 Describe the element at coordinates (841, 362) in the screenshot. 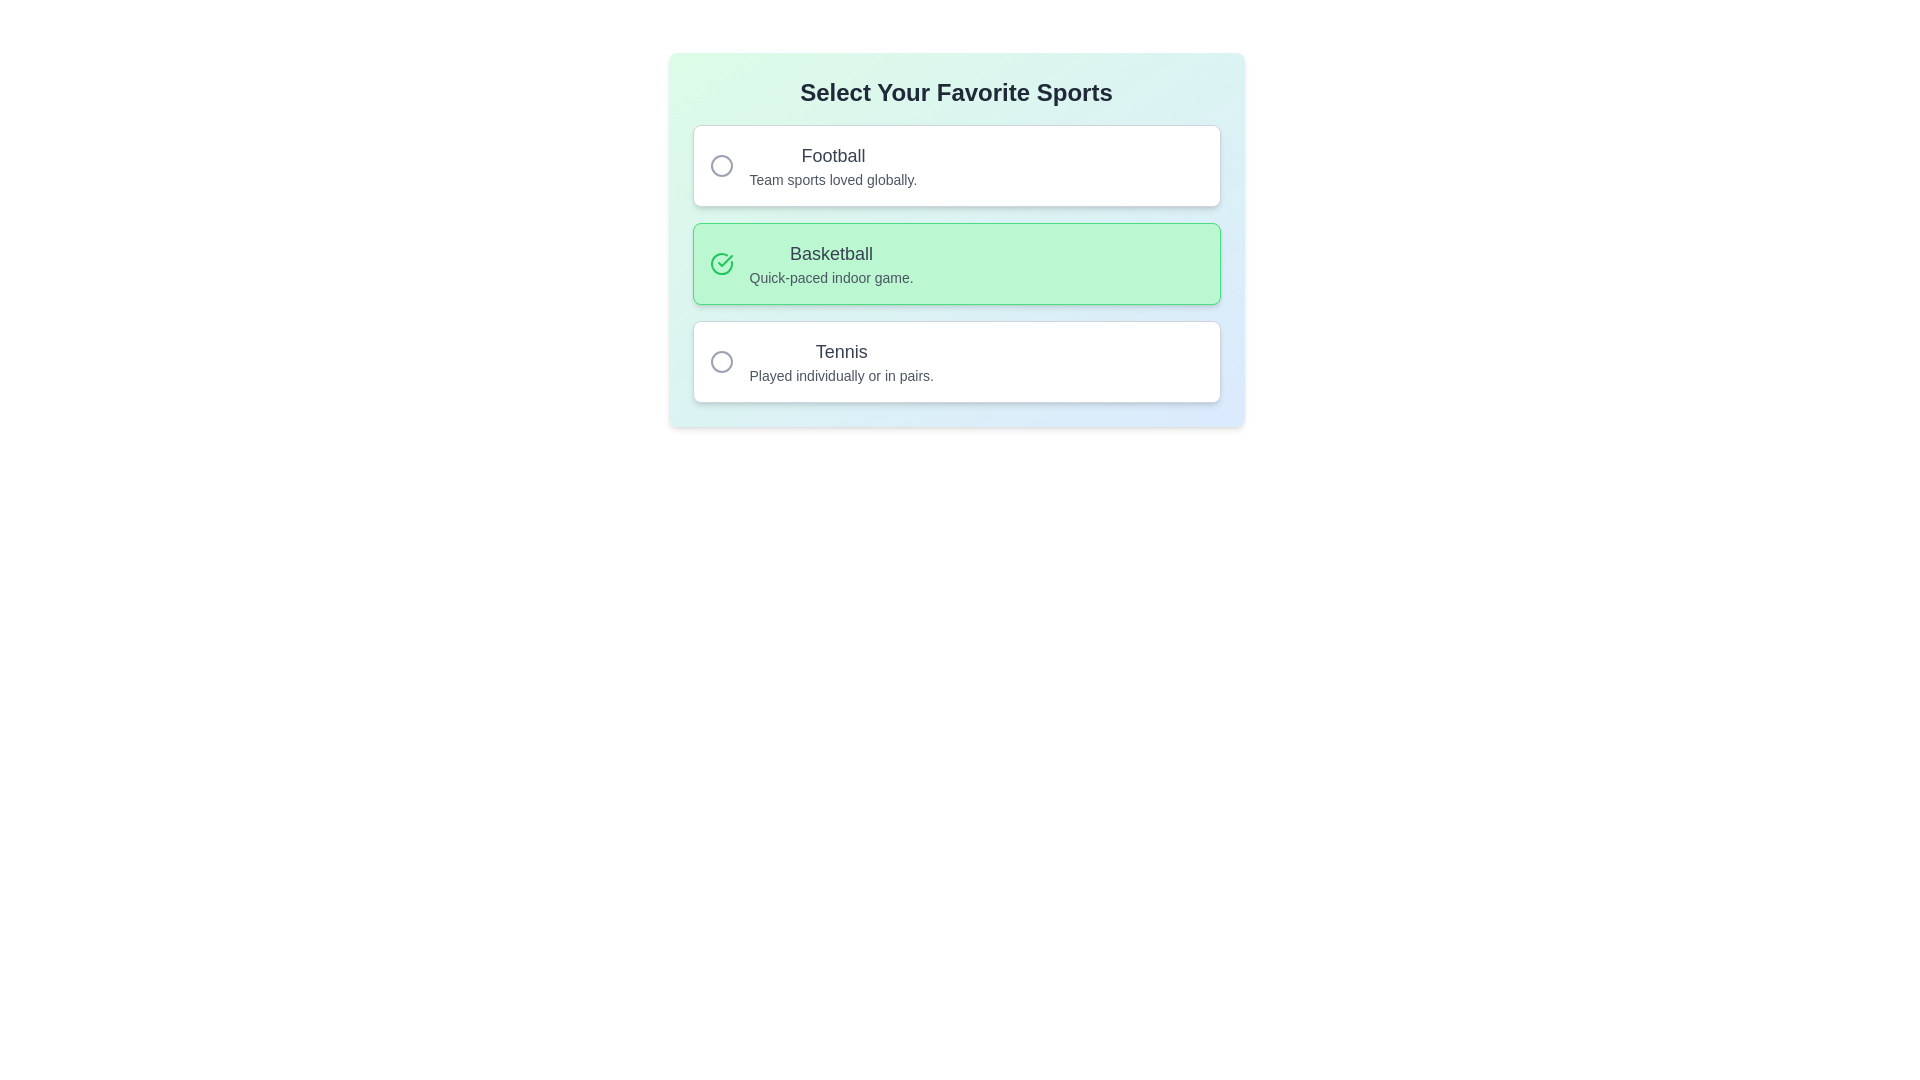

I see `static text content within the selectable card that displays 'Tennis' and 'Played individually or in pairs.'` at that location.